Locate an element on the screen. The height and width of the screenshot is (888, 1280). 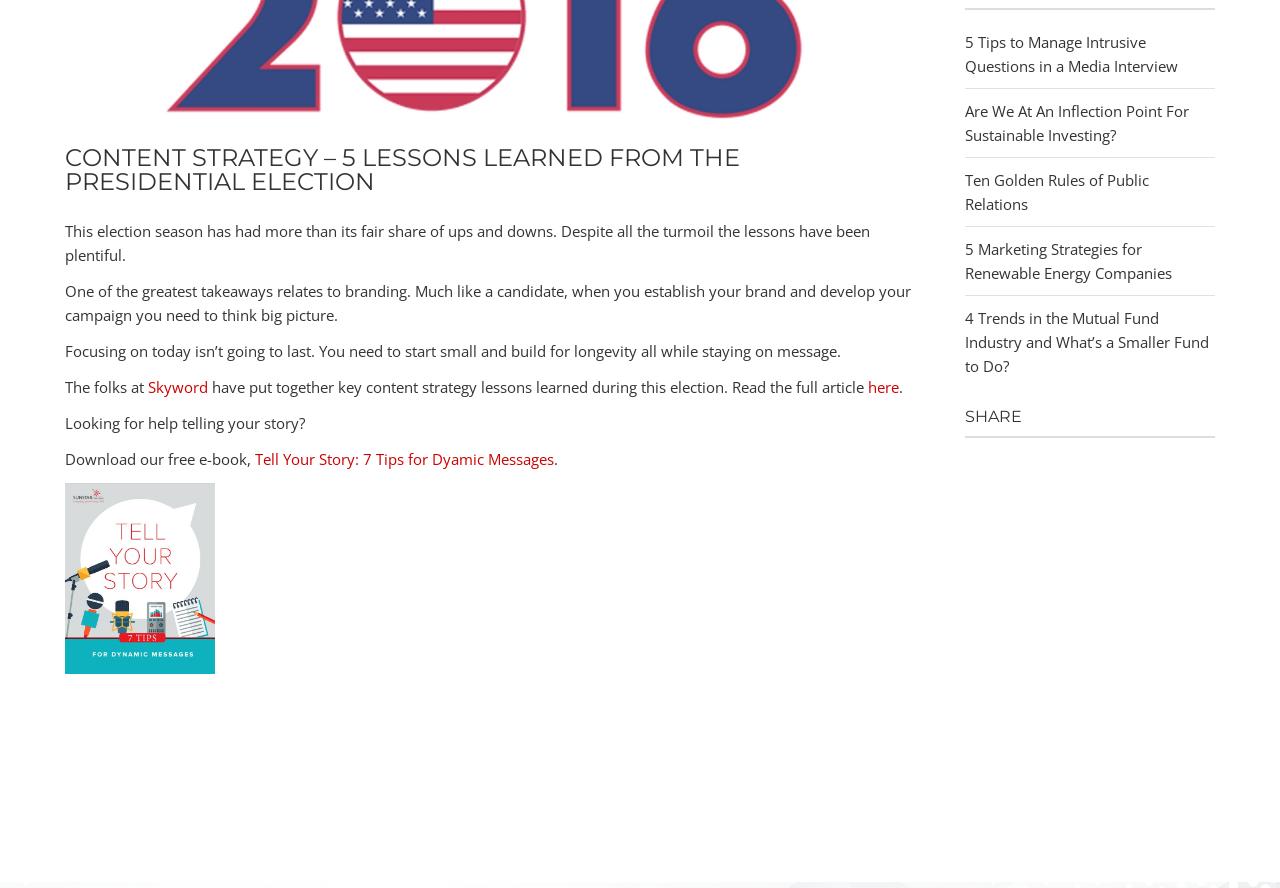
'here' is located at coordinates (882, 386).